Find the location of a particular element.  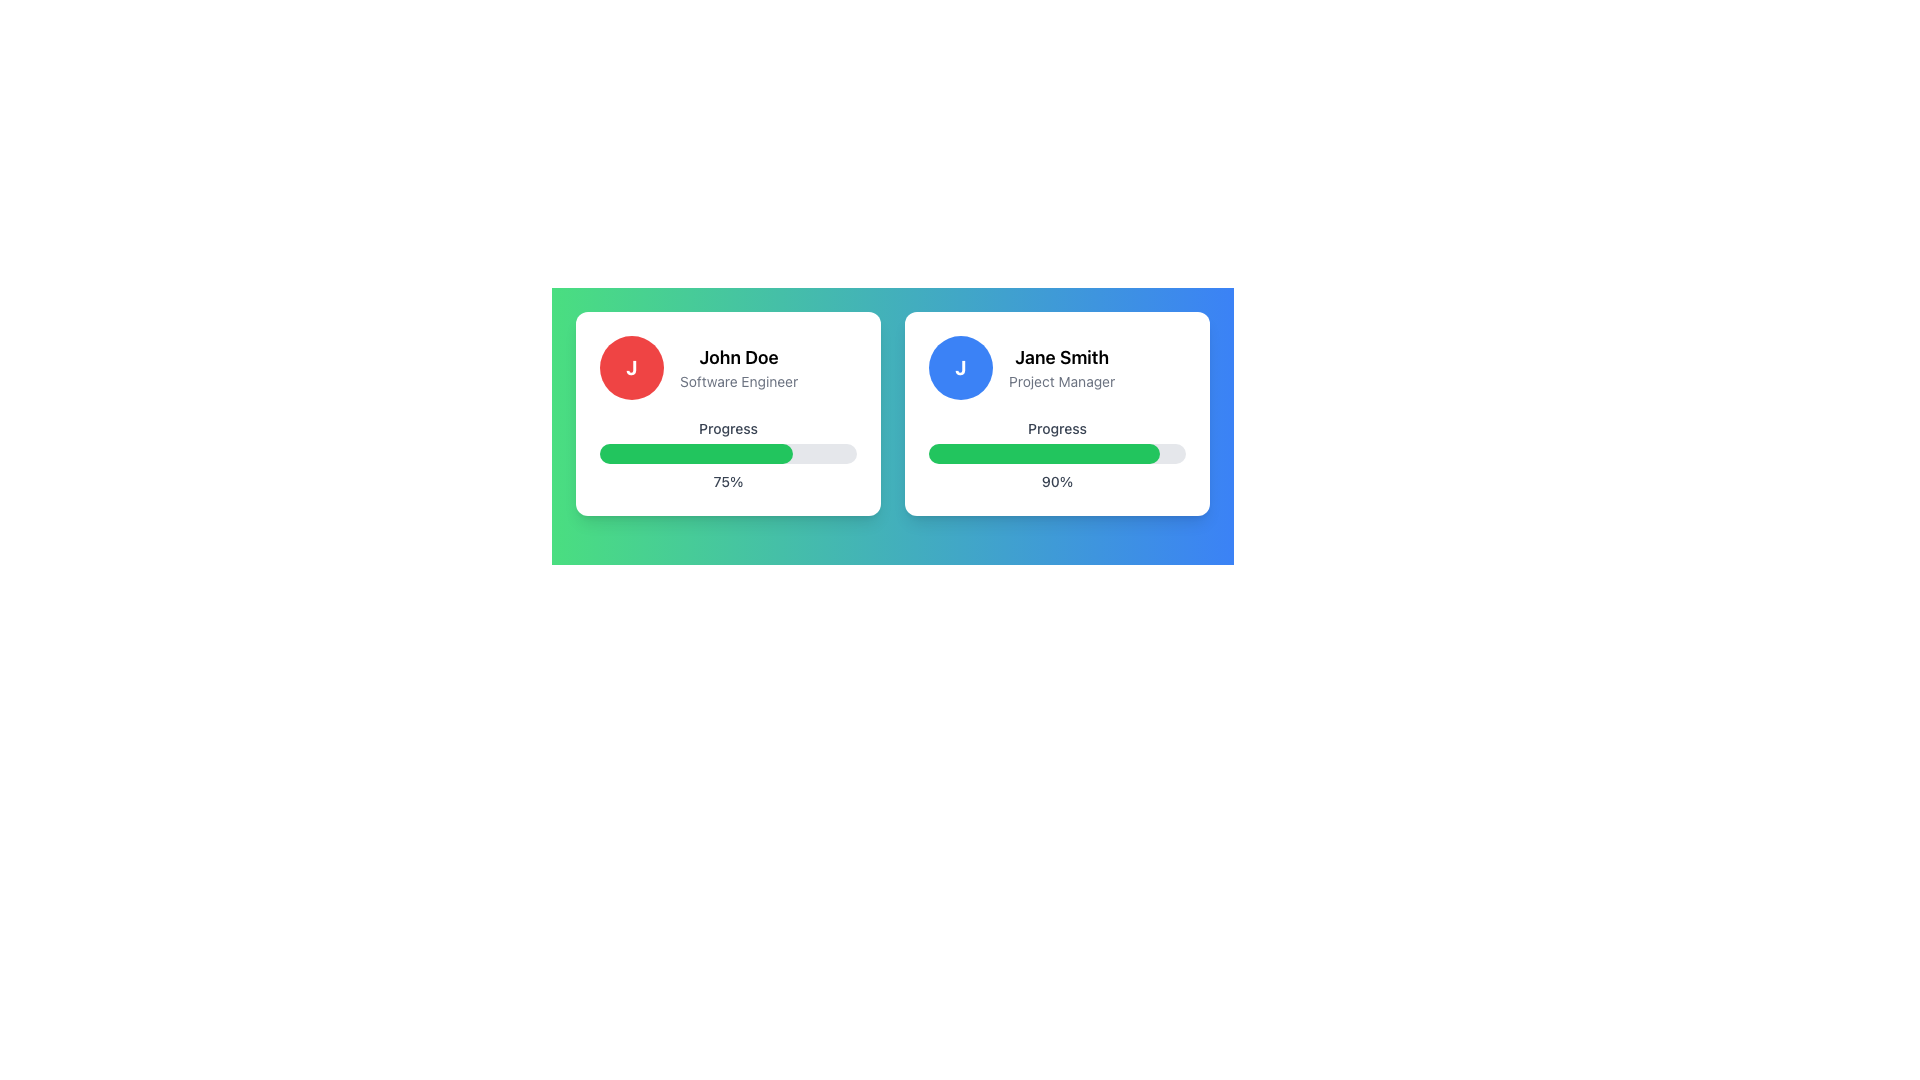

the Text Block that provides user information, specifically a name and job title, located to the right of a circular red icon with the letter 'J' is located at coordinates (738, 367).